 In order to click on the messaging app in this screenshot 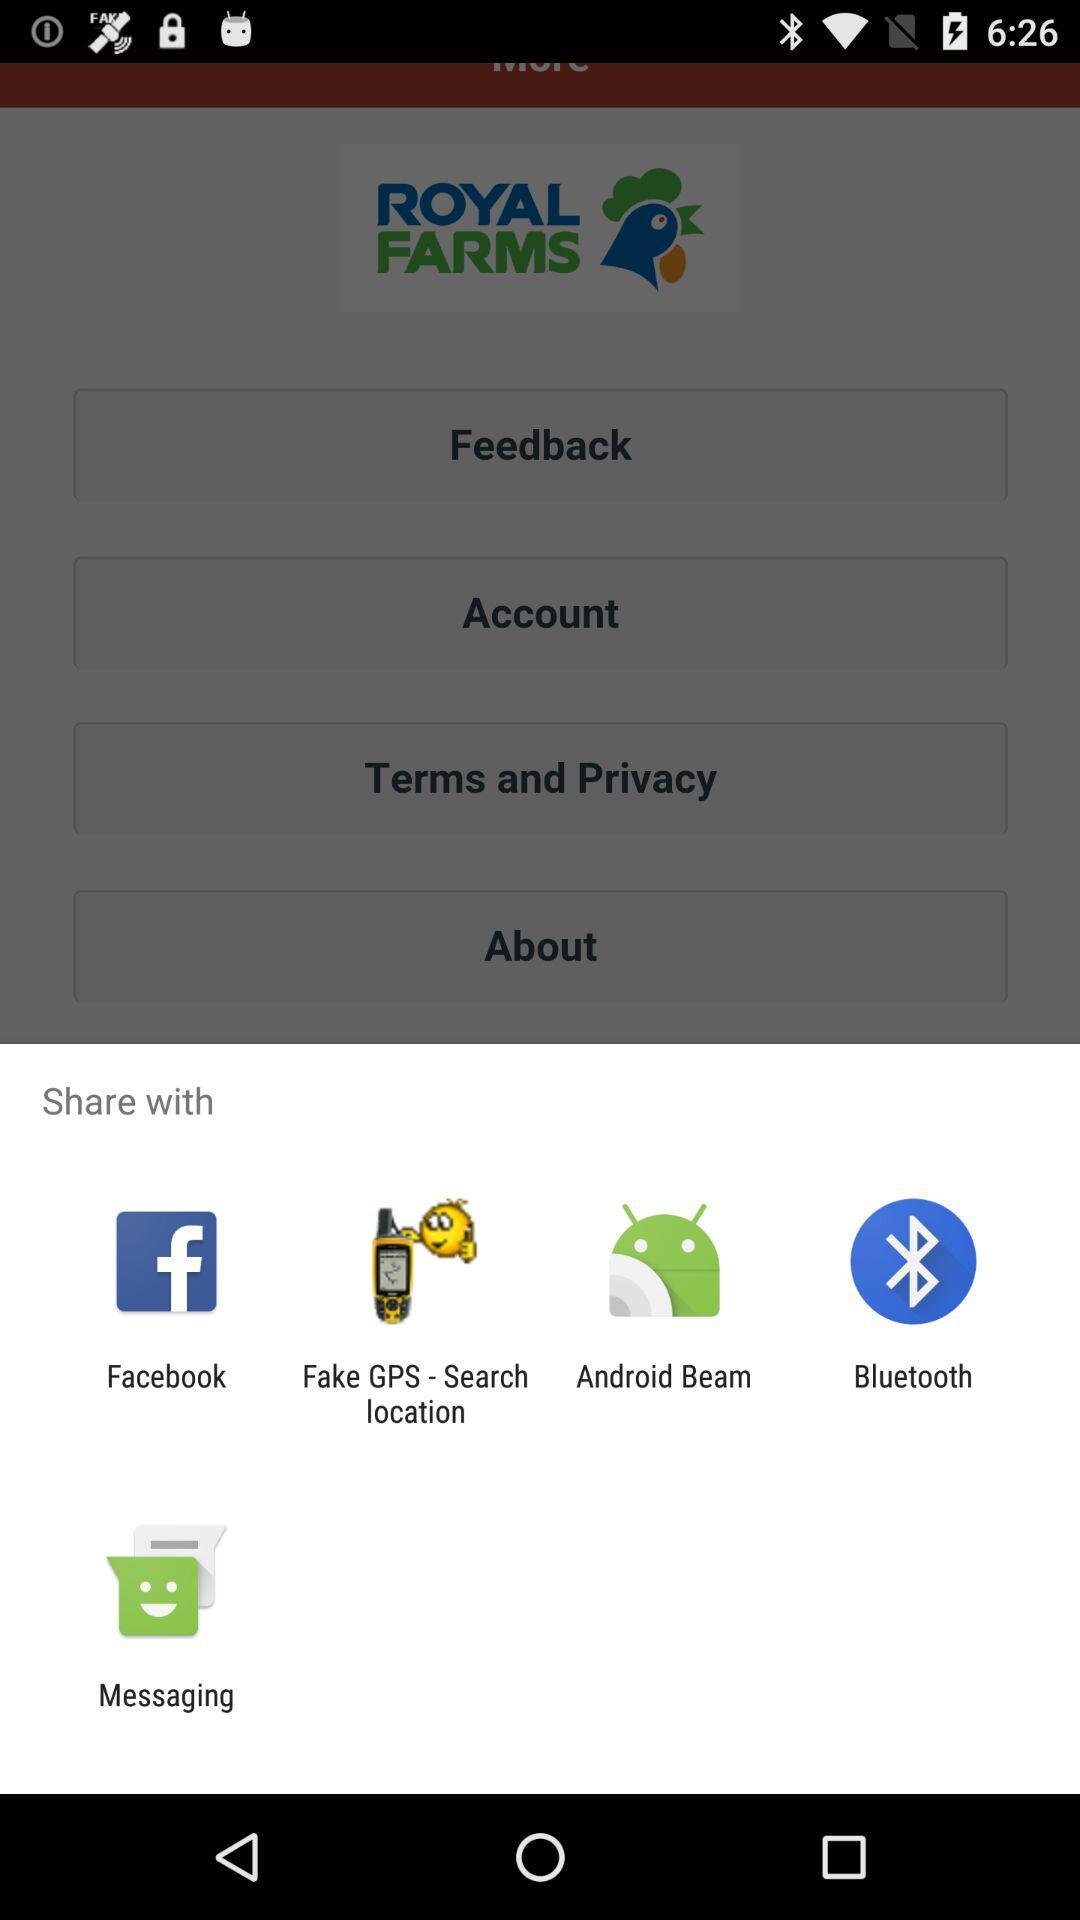, I will do `click(165, 1711)`.